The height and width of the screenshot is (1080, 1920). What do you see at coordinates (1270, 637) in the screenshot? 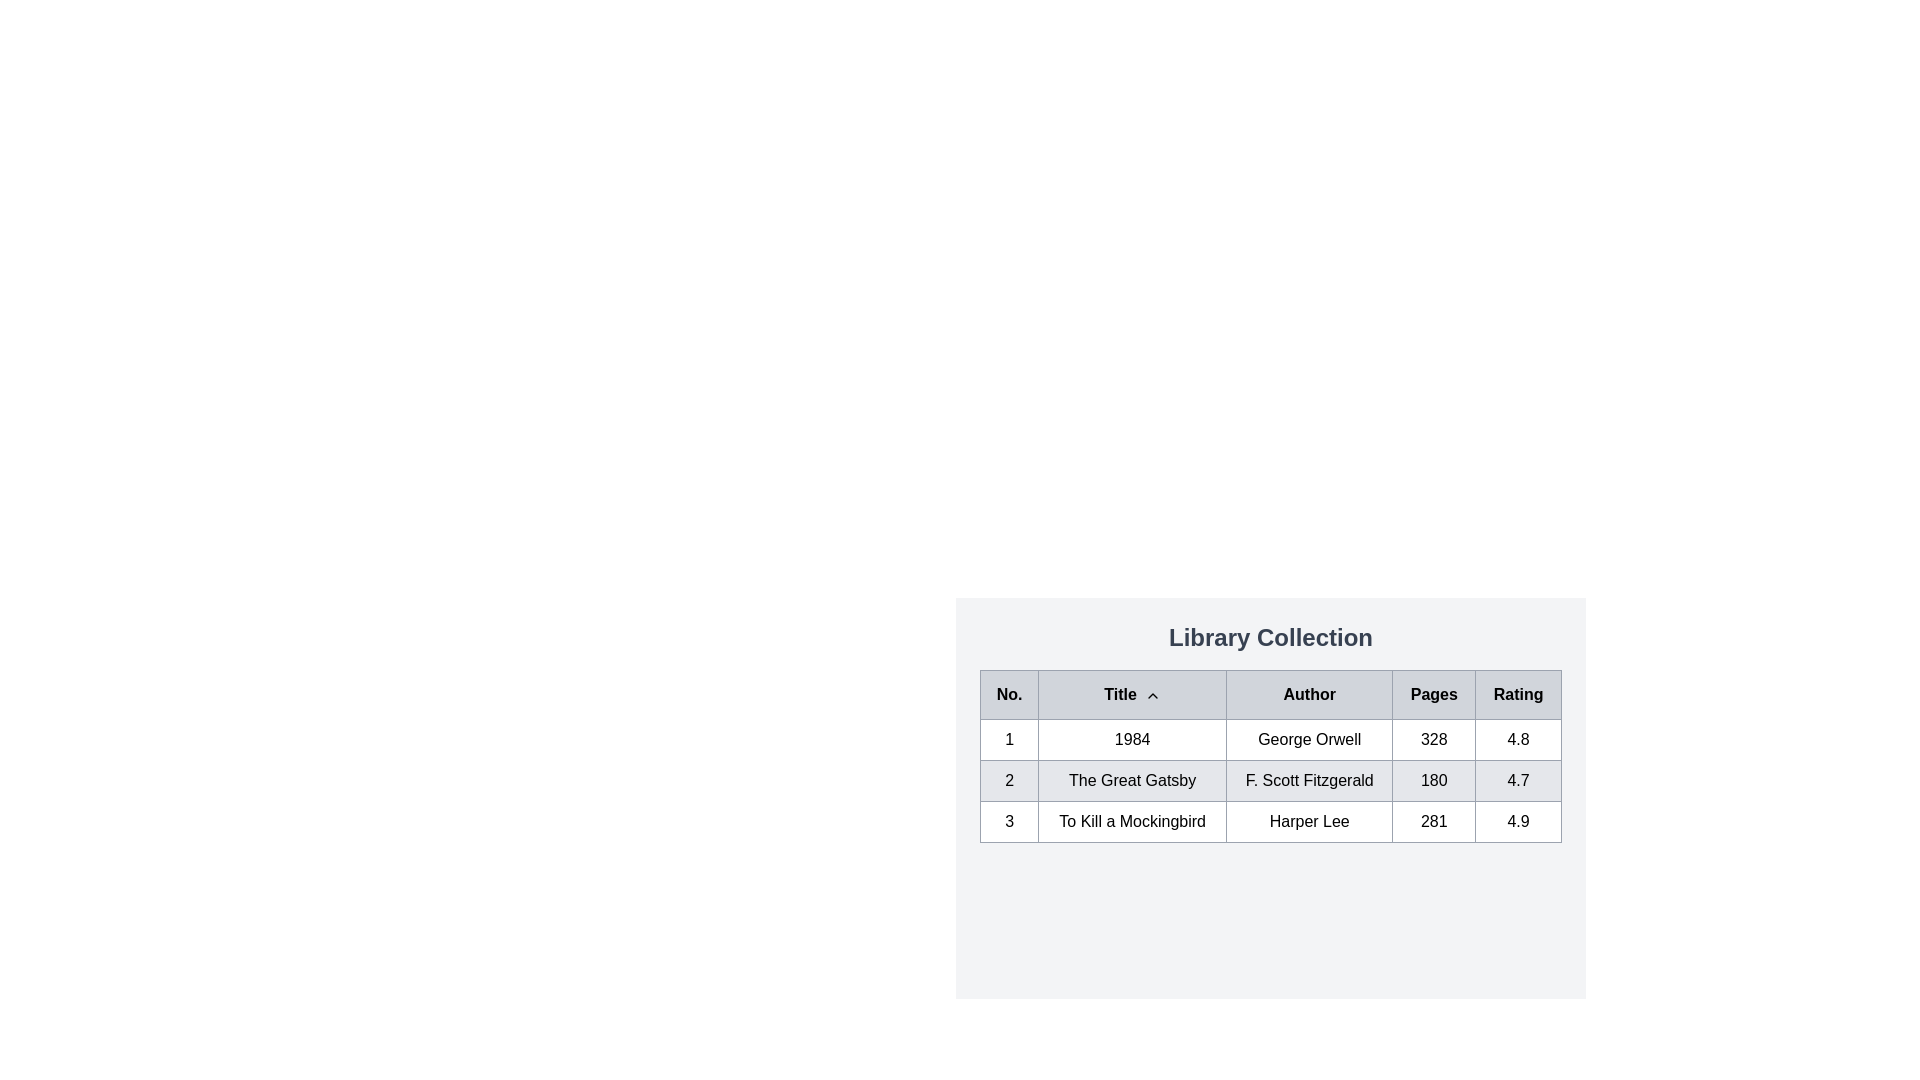
I see `the bold, large-font header titled 'Library Collection', which is styled in dark gray and centrally aligned above the data table` at bounding box center [1270, 637].